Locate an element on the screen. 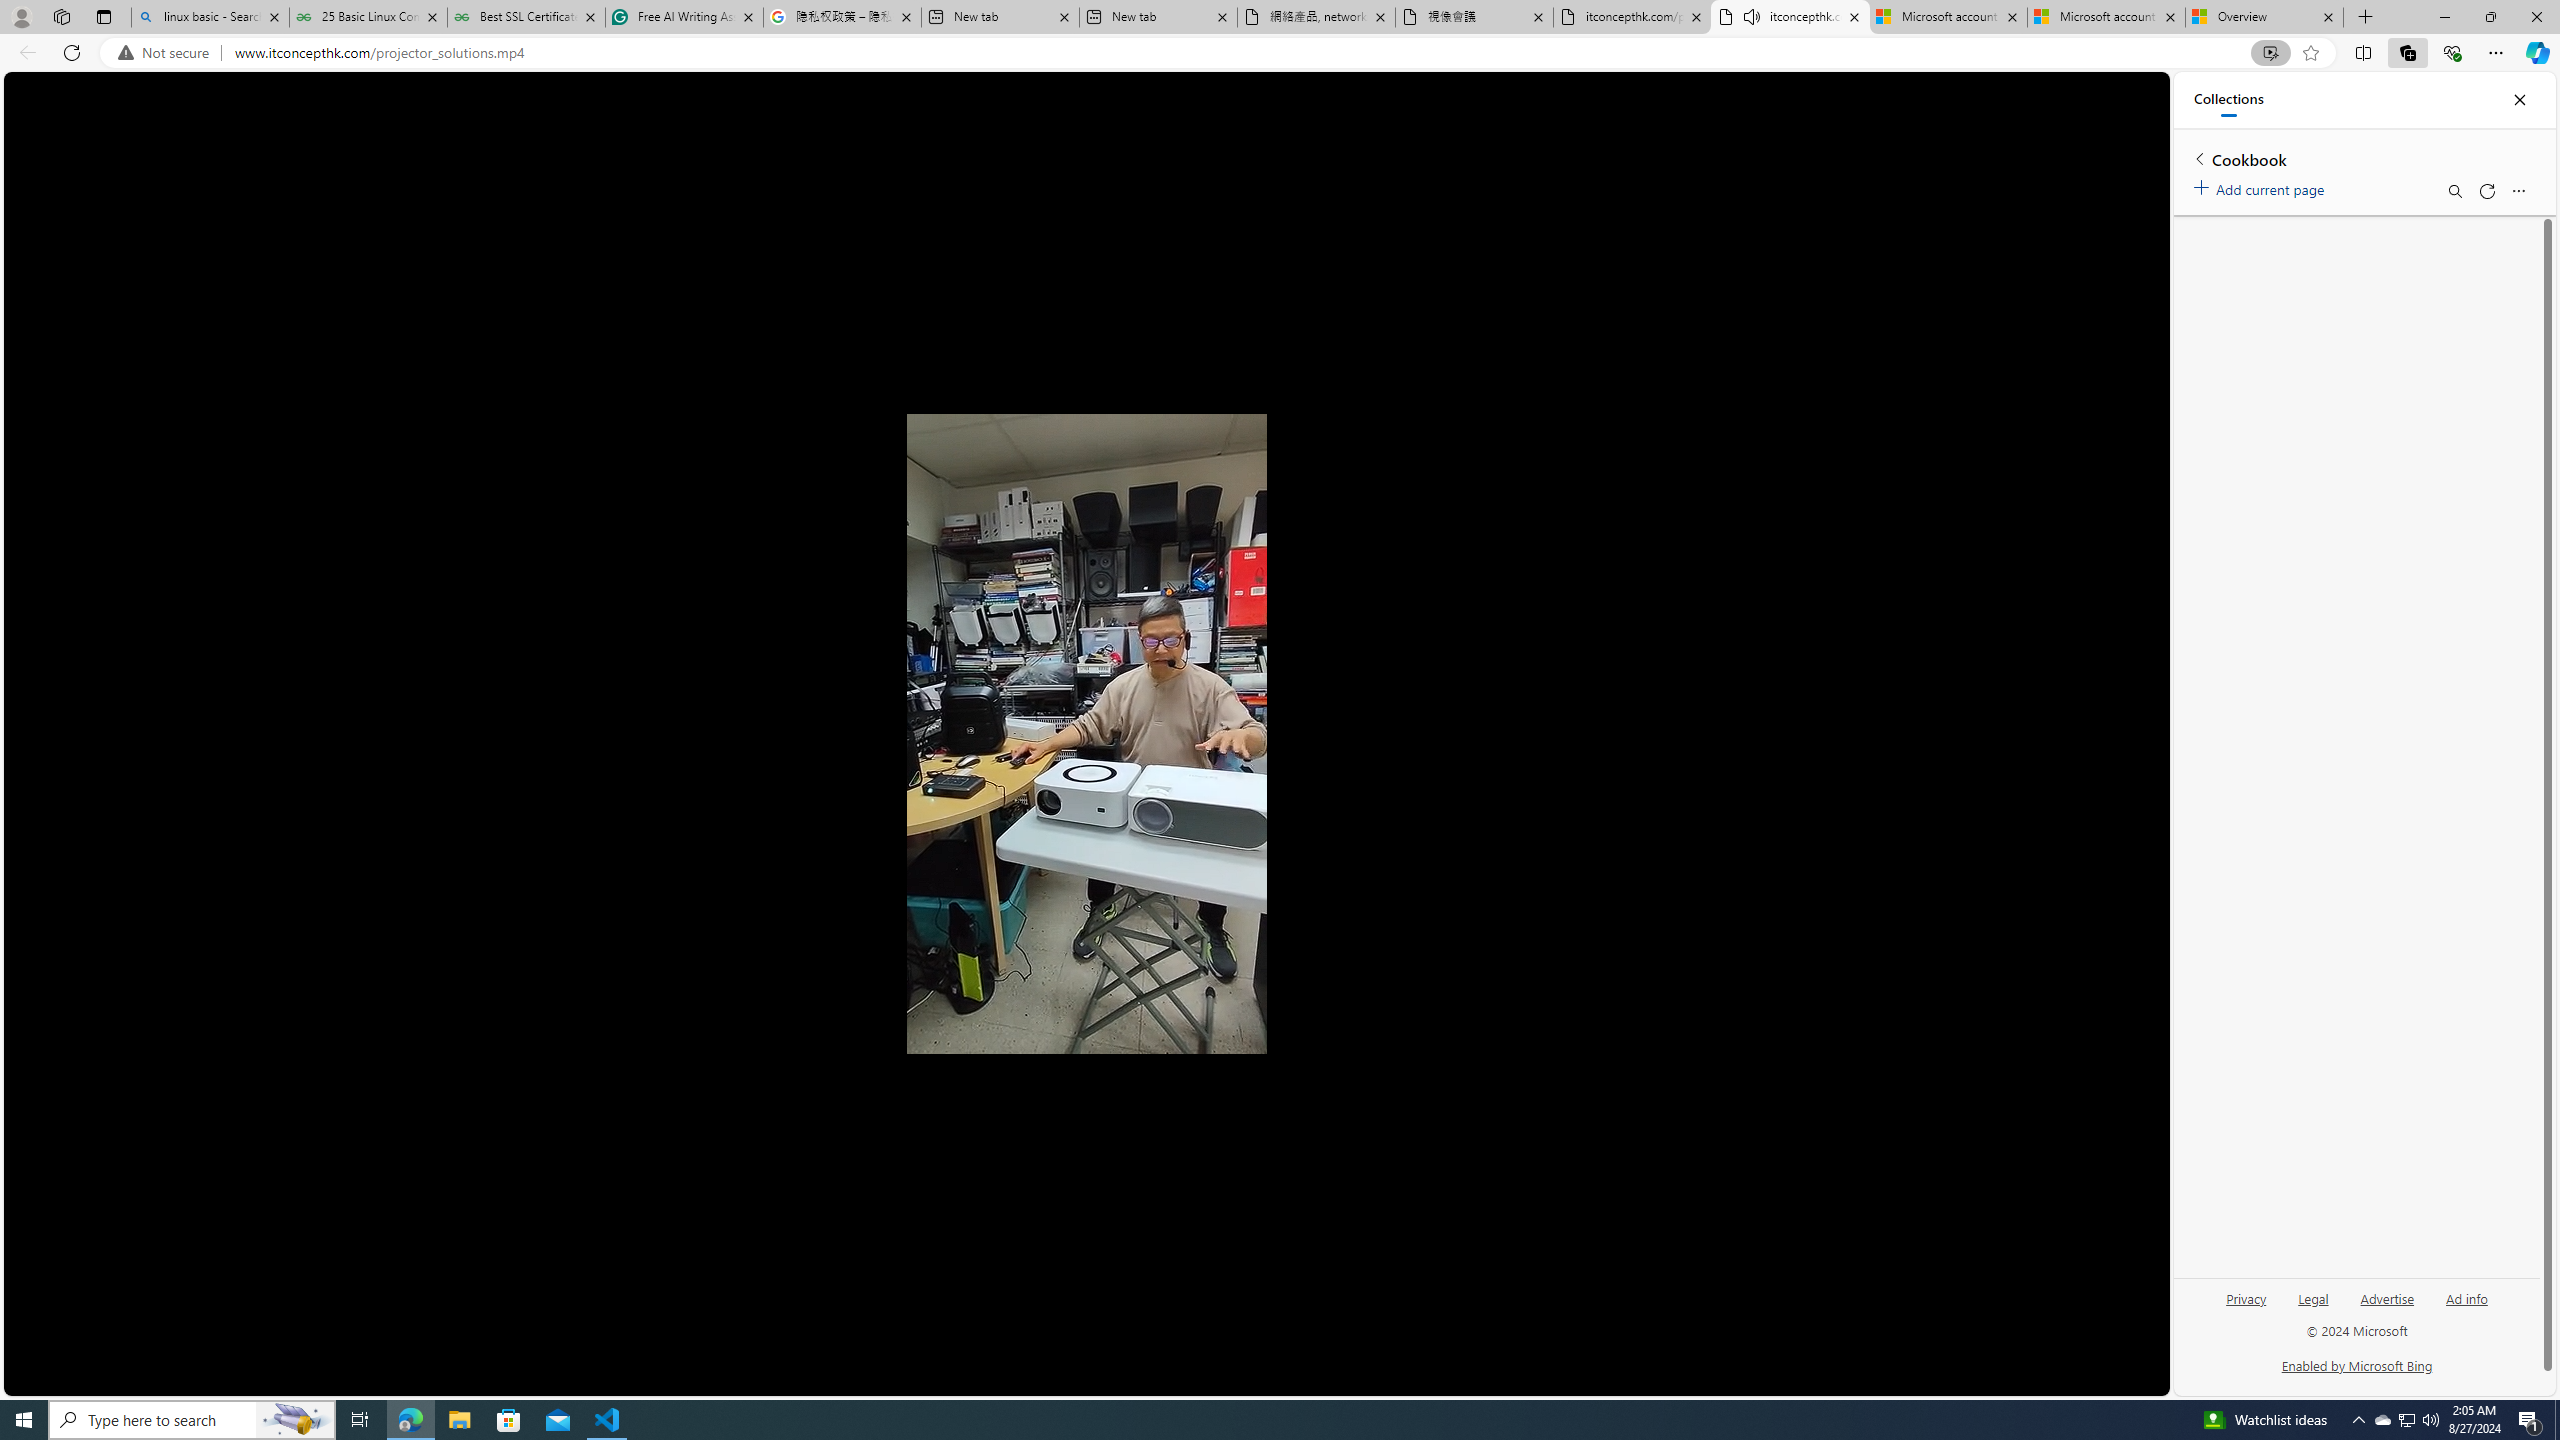 Image resolution: width=2560 pixels, height=1440 pixels. 'Mute tab' is located at coordinates (1752, 15).